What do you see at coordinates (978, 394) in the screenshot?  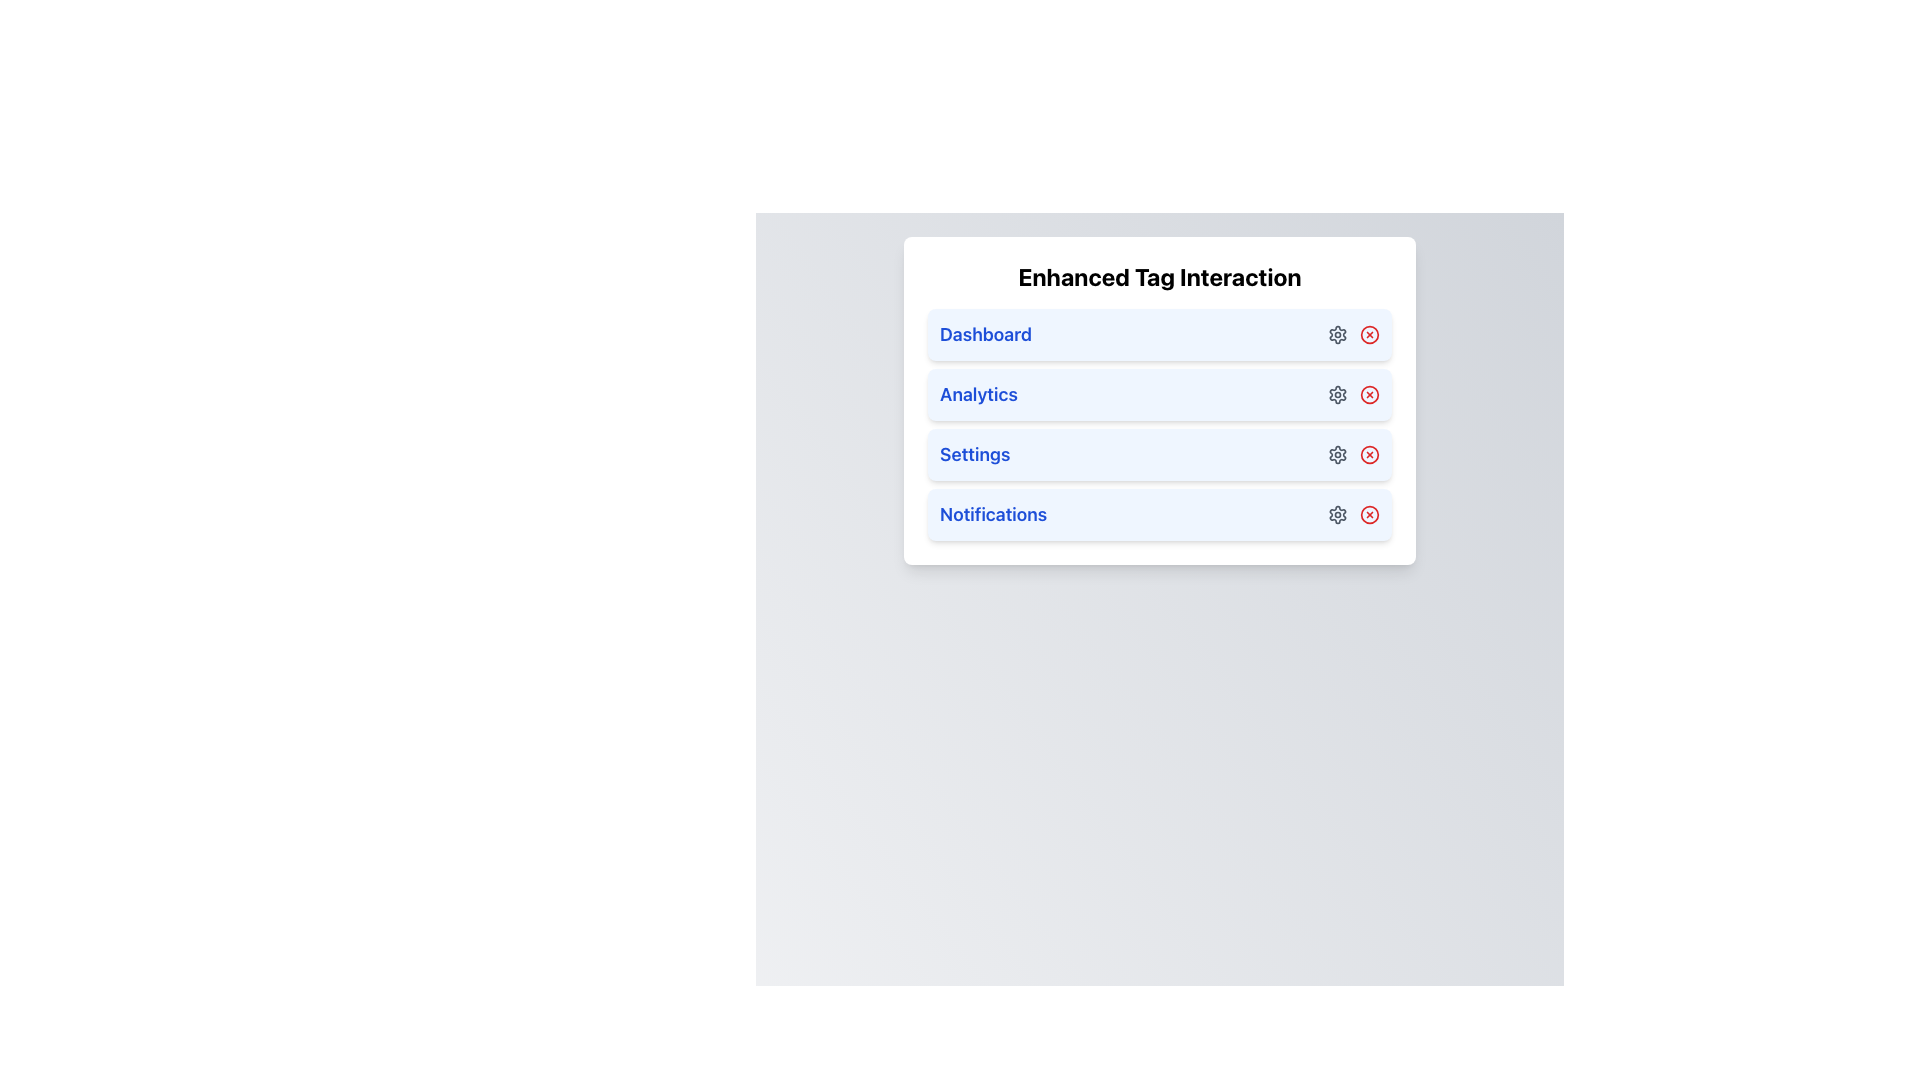 I see `the text label displaying 'Analytics' in a bold blue font, which is part of a card interface positioned in the upper area of the interface` at bounding box center [978, 394].